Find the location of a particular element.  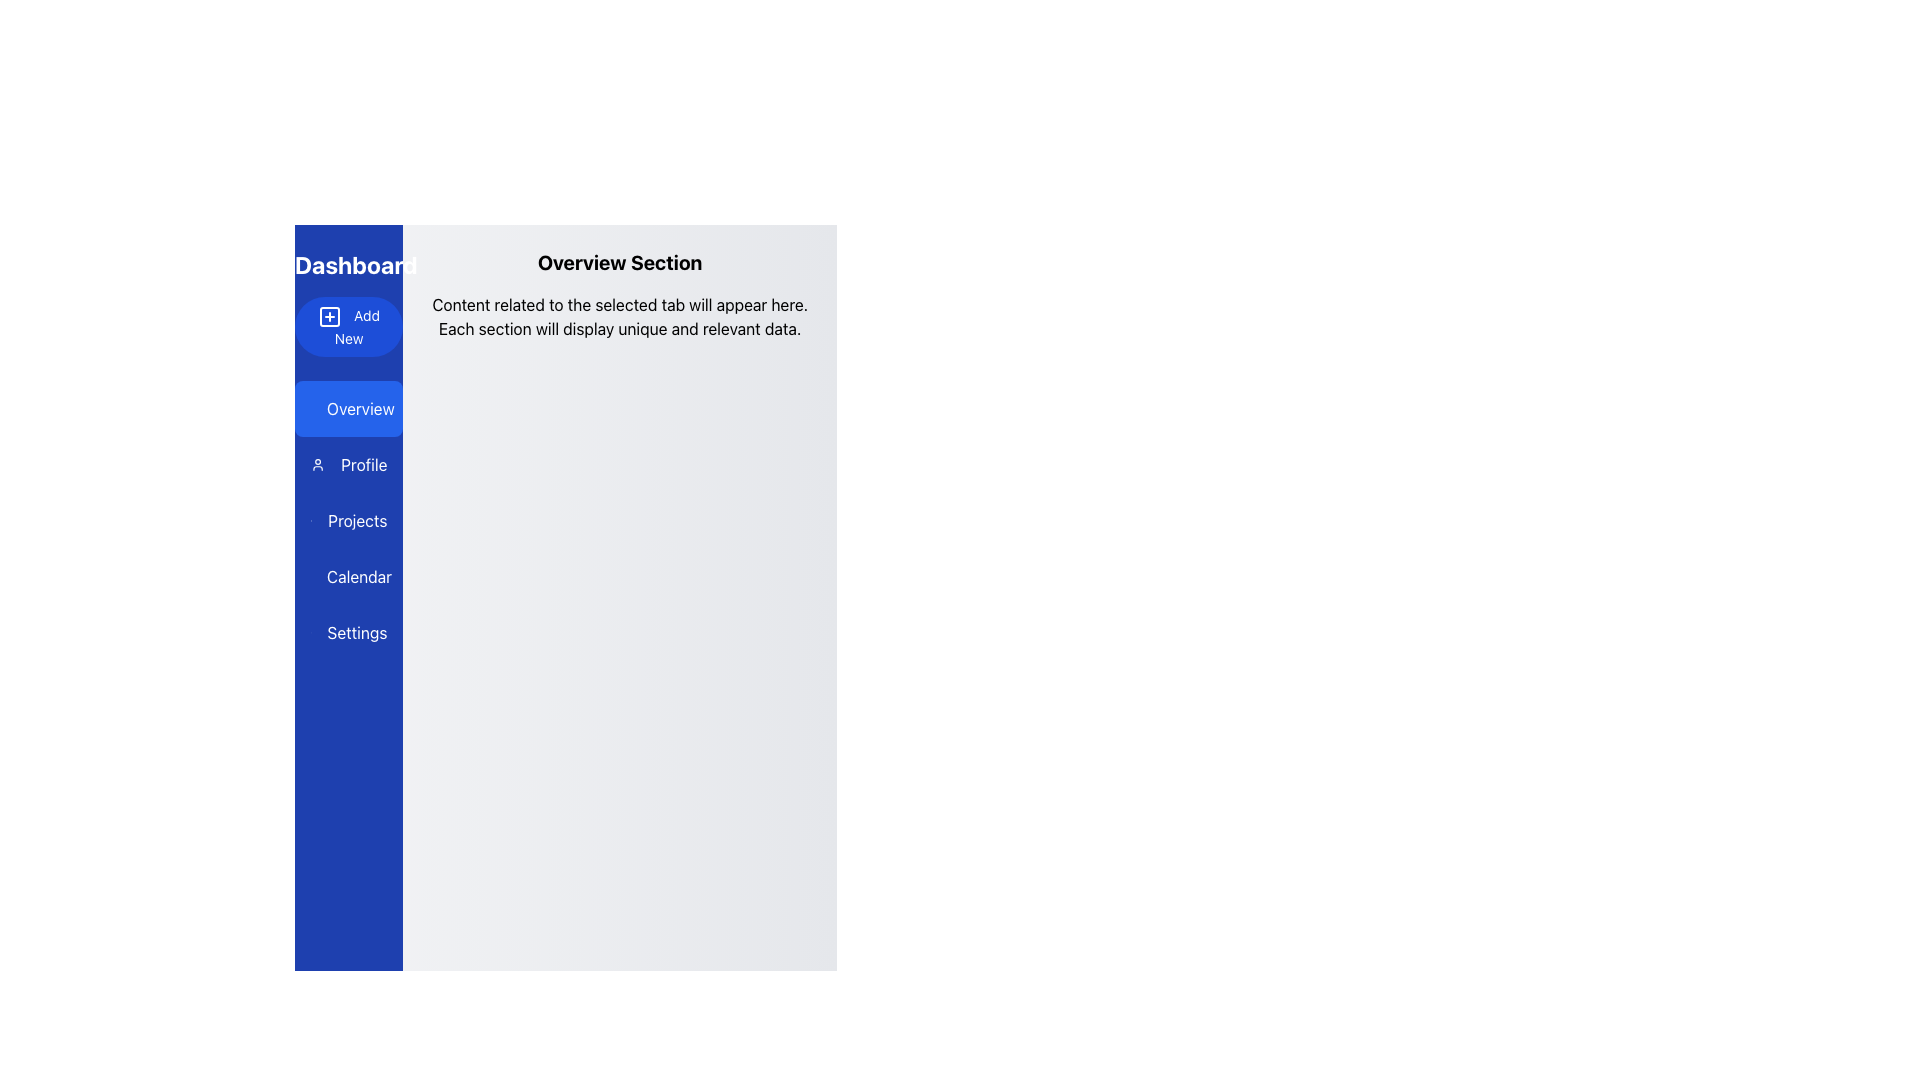

the bold title text 'Dashboard' displayed in large font size at the top of the sidebar, which is visually prominent with white font color on a blue background is located at coordinates (349, 264).